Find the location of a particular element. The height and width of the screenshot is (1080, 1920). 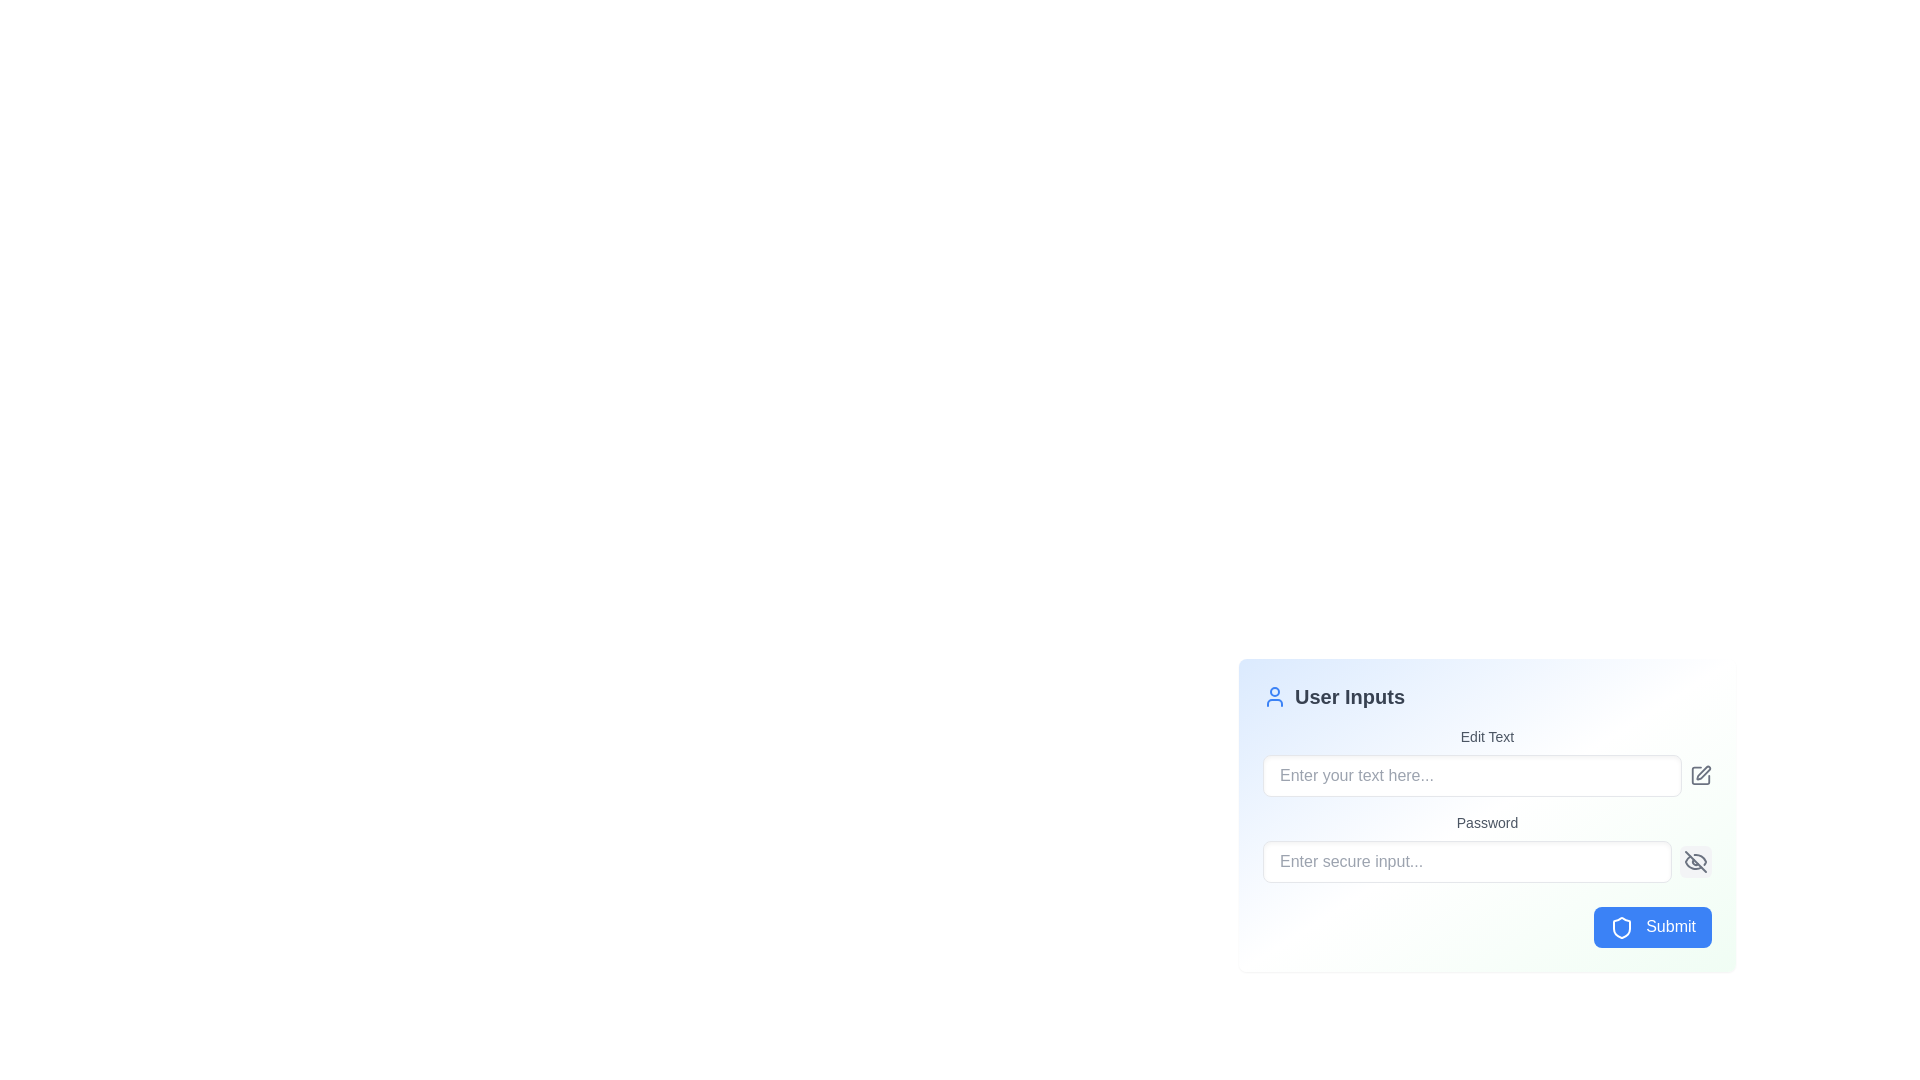

the small square-shaped gray icon button with a pencil icon located to the far right of the 'Edit Text' input field is located at coordinates (1699, 774).